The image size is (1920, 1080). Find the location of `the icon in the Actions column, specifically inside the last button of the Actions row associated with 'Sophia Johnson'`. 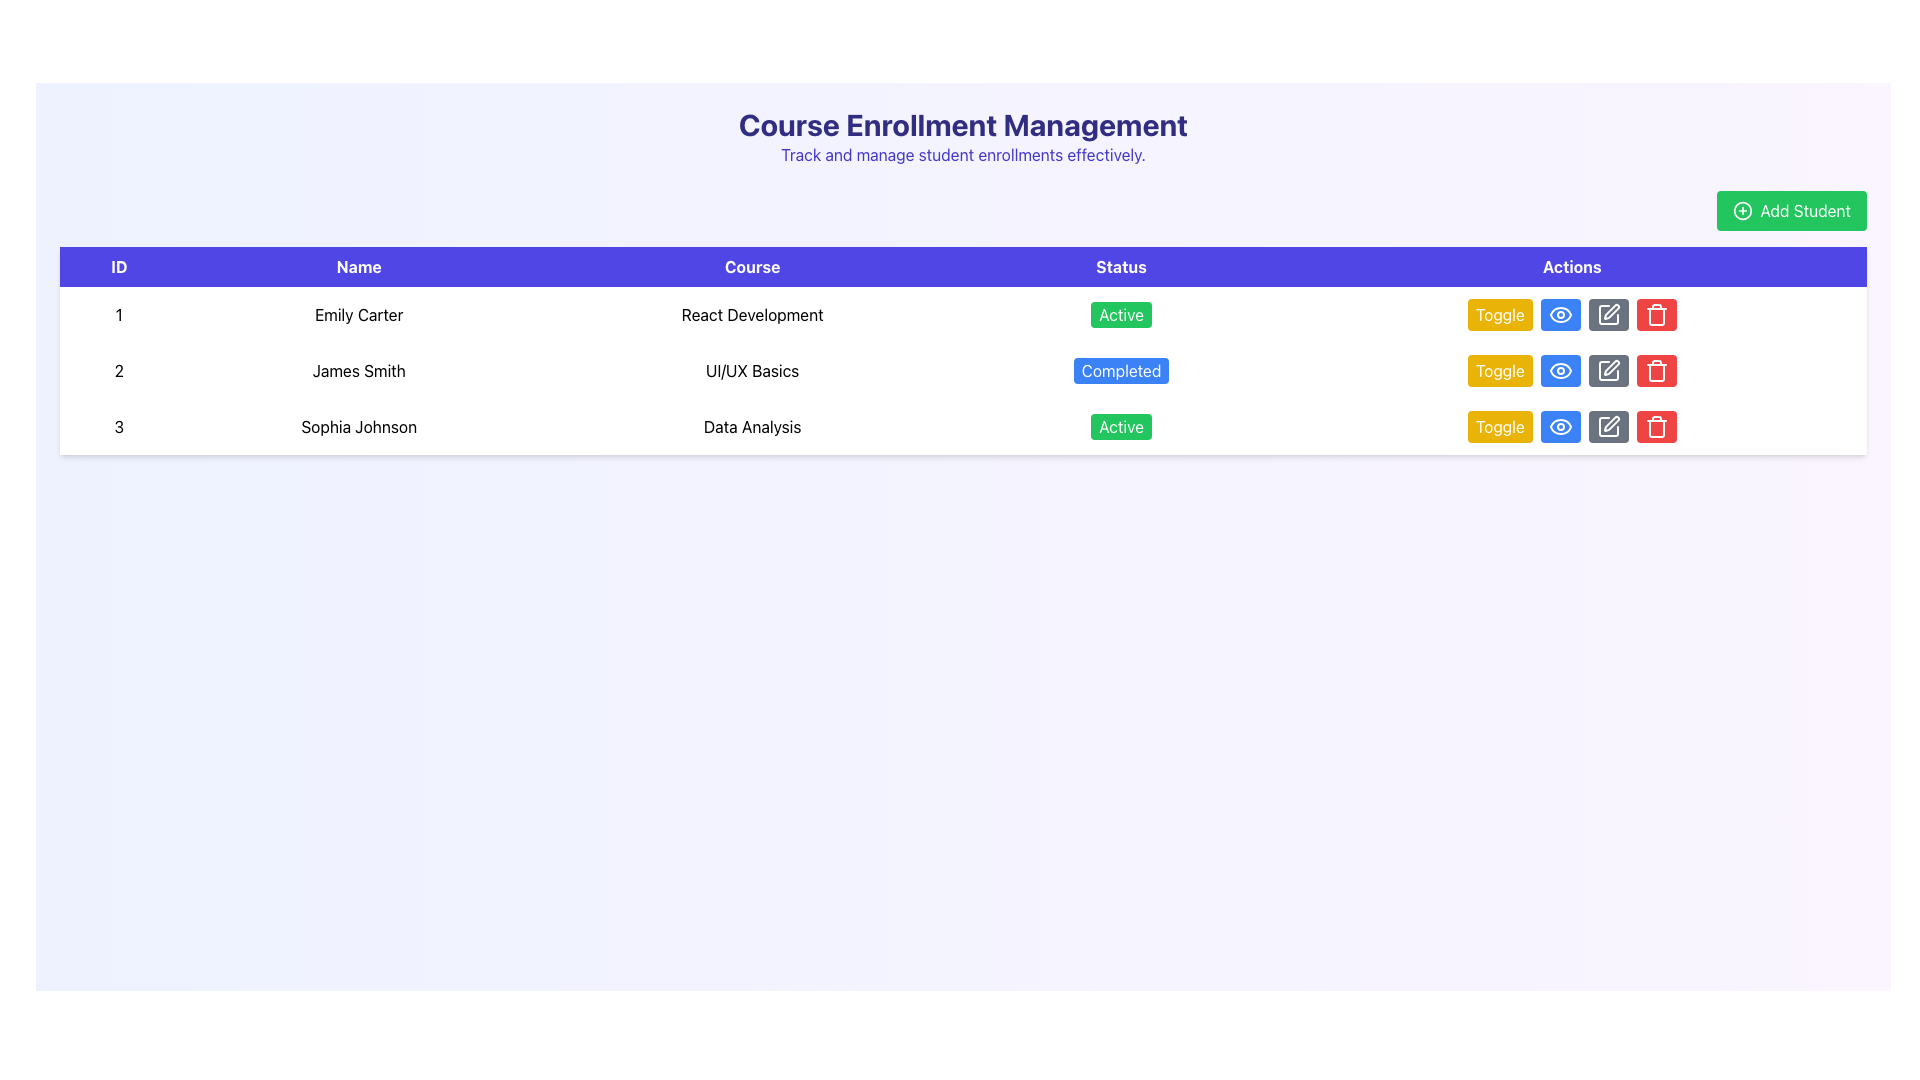

the icon in the Actions column, specifically inside the last button of the Actions row associated with 'Sophia Johnson' is located at coordinates (1608, 426).